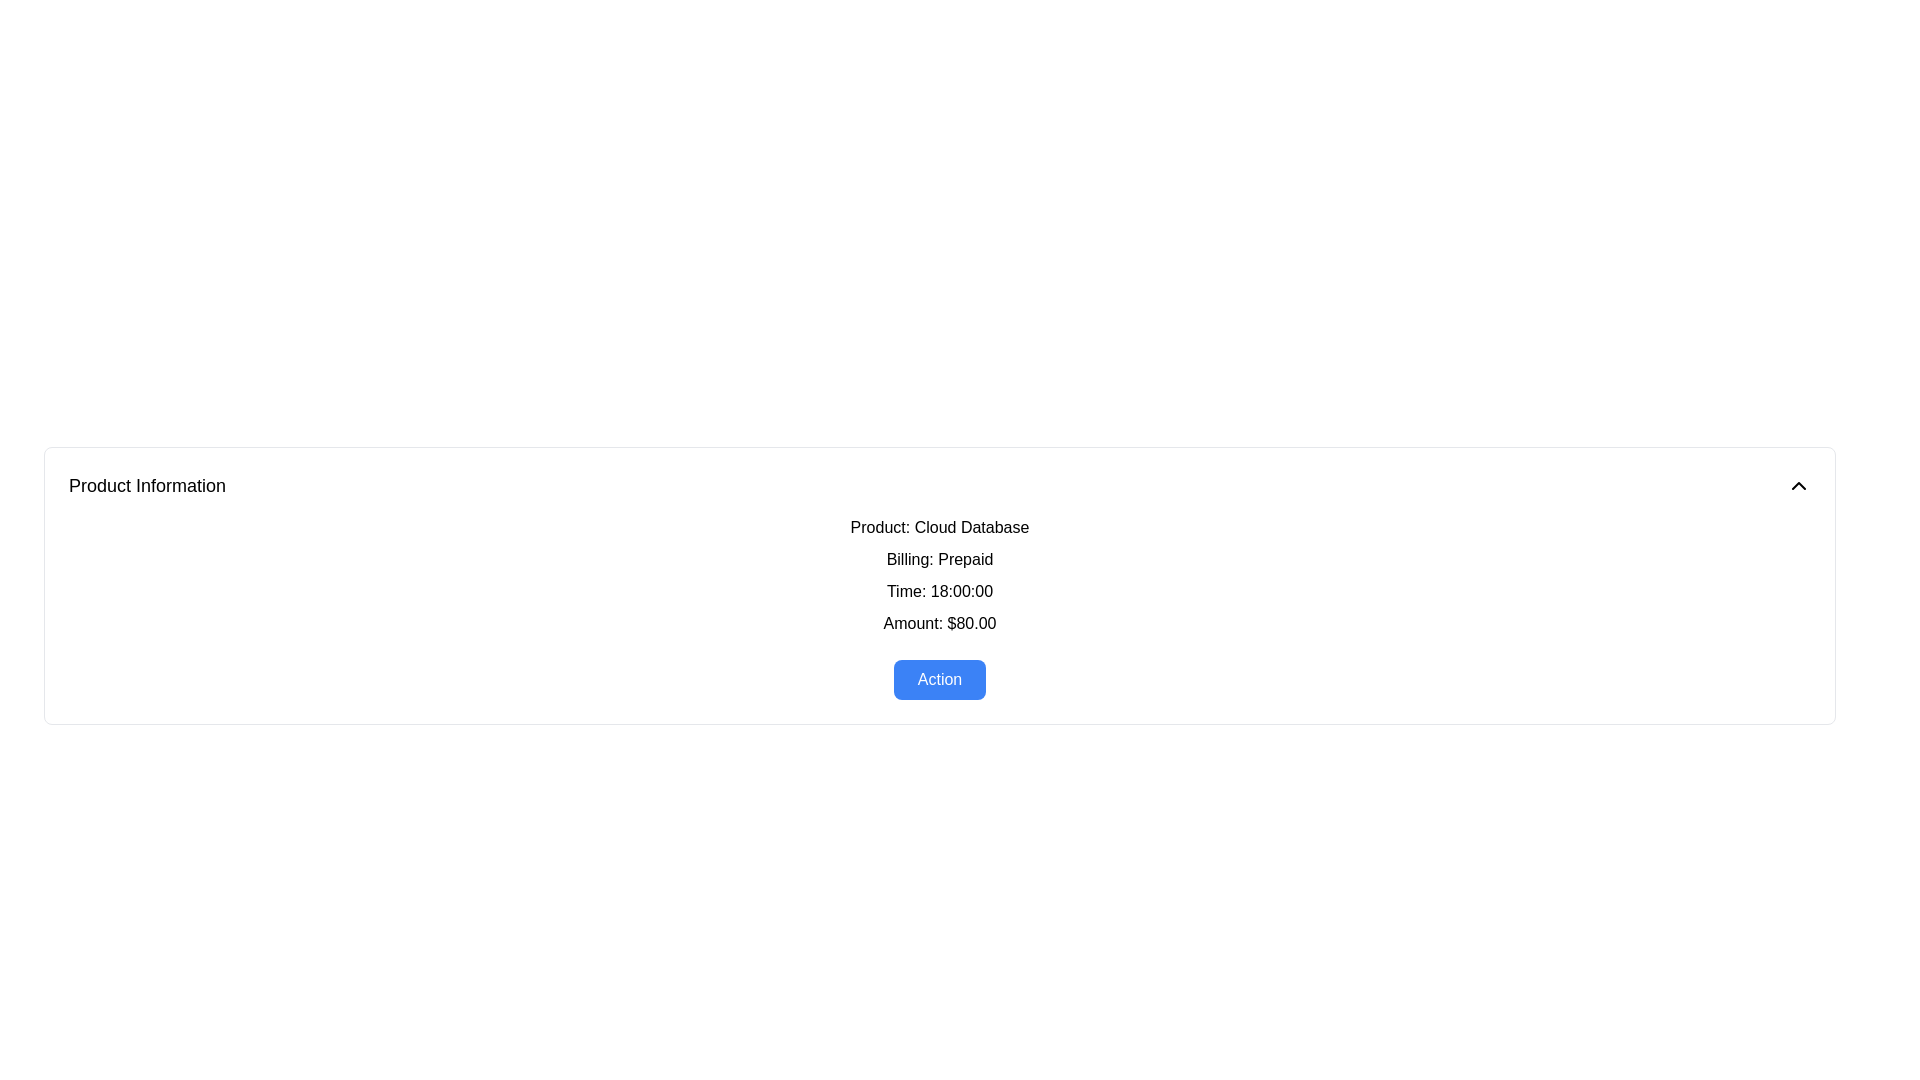  Describe the element at coordinates (939, 527) in the screenshot. I see `the informational text label displaying 'Cloud Database' located in the top-left corner of the card, above the 'Billing' field` at that location.